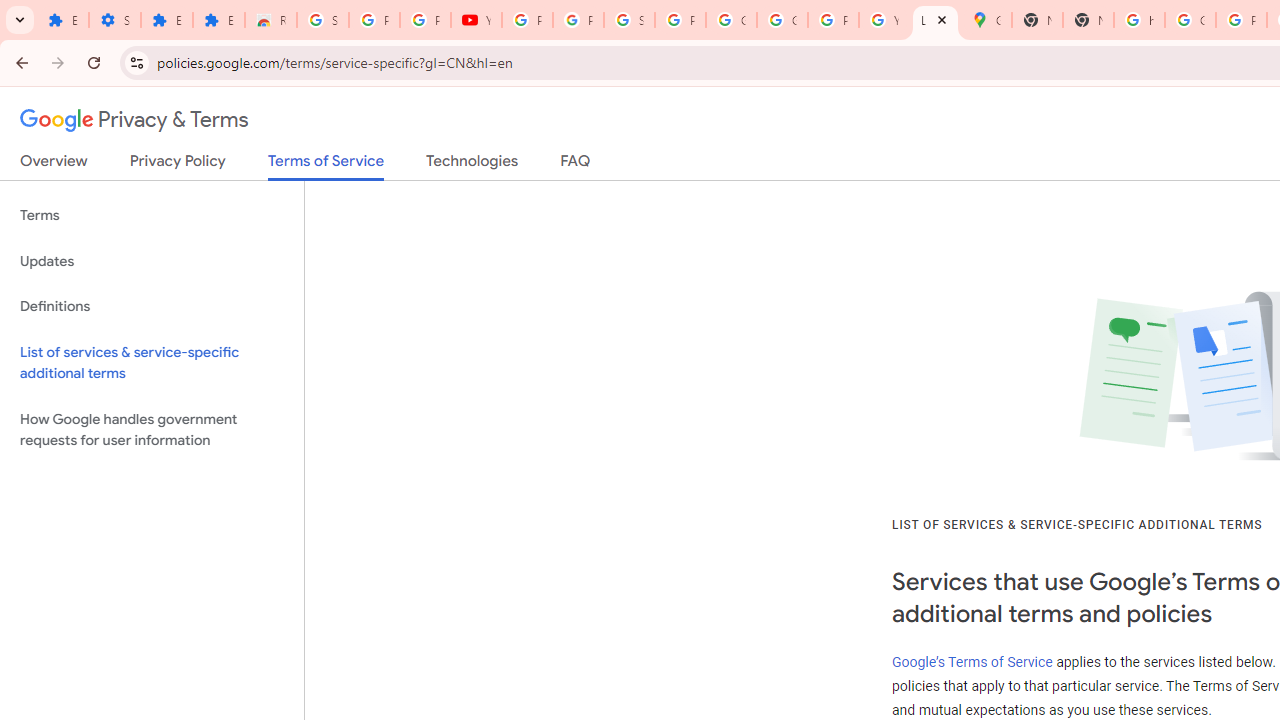 This screenshot has width=1280, height=720. I want to click on 'https://scholar.google.com/', so click(1139, 20).